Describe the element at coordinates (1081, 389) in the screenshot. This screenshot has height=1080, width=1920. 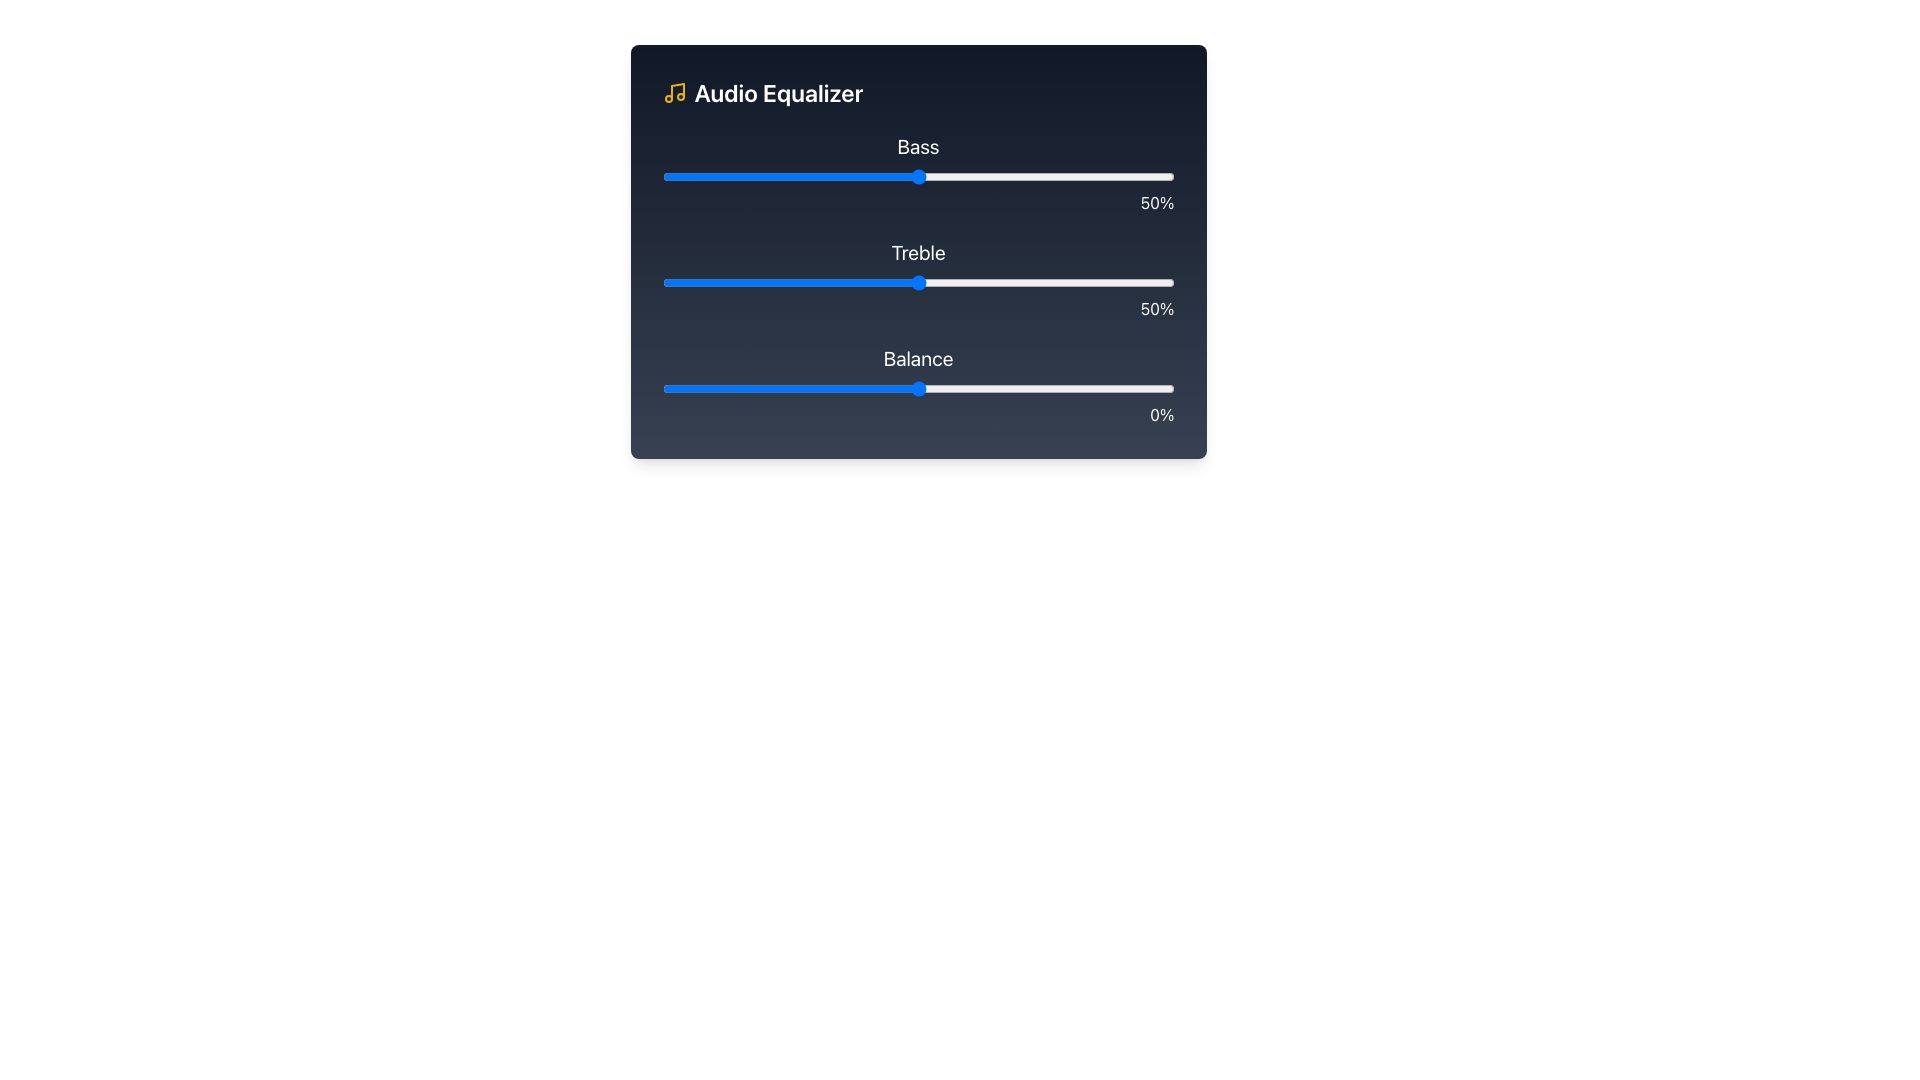
I see `balance` at that location.